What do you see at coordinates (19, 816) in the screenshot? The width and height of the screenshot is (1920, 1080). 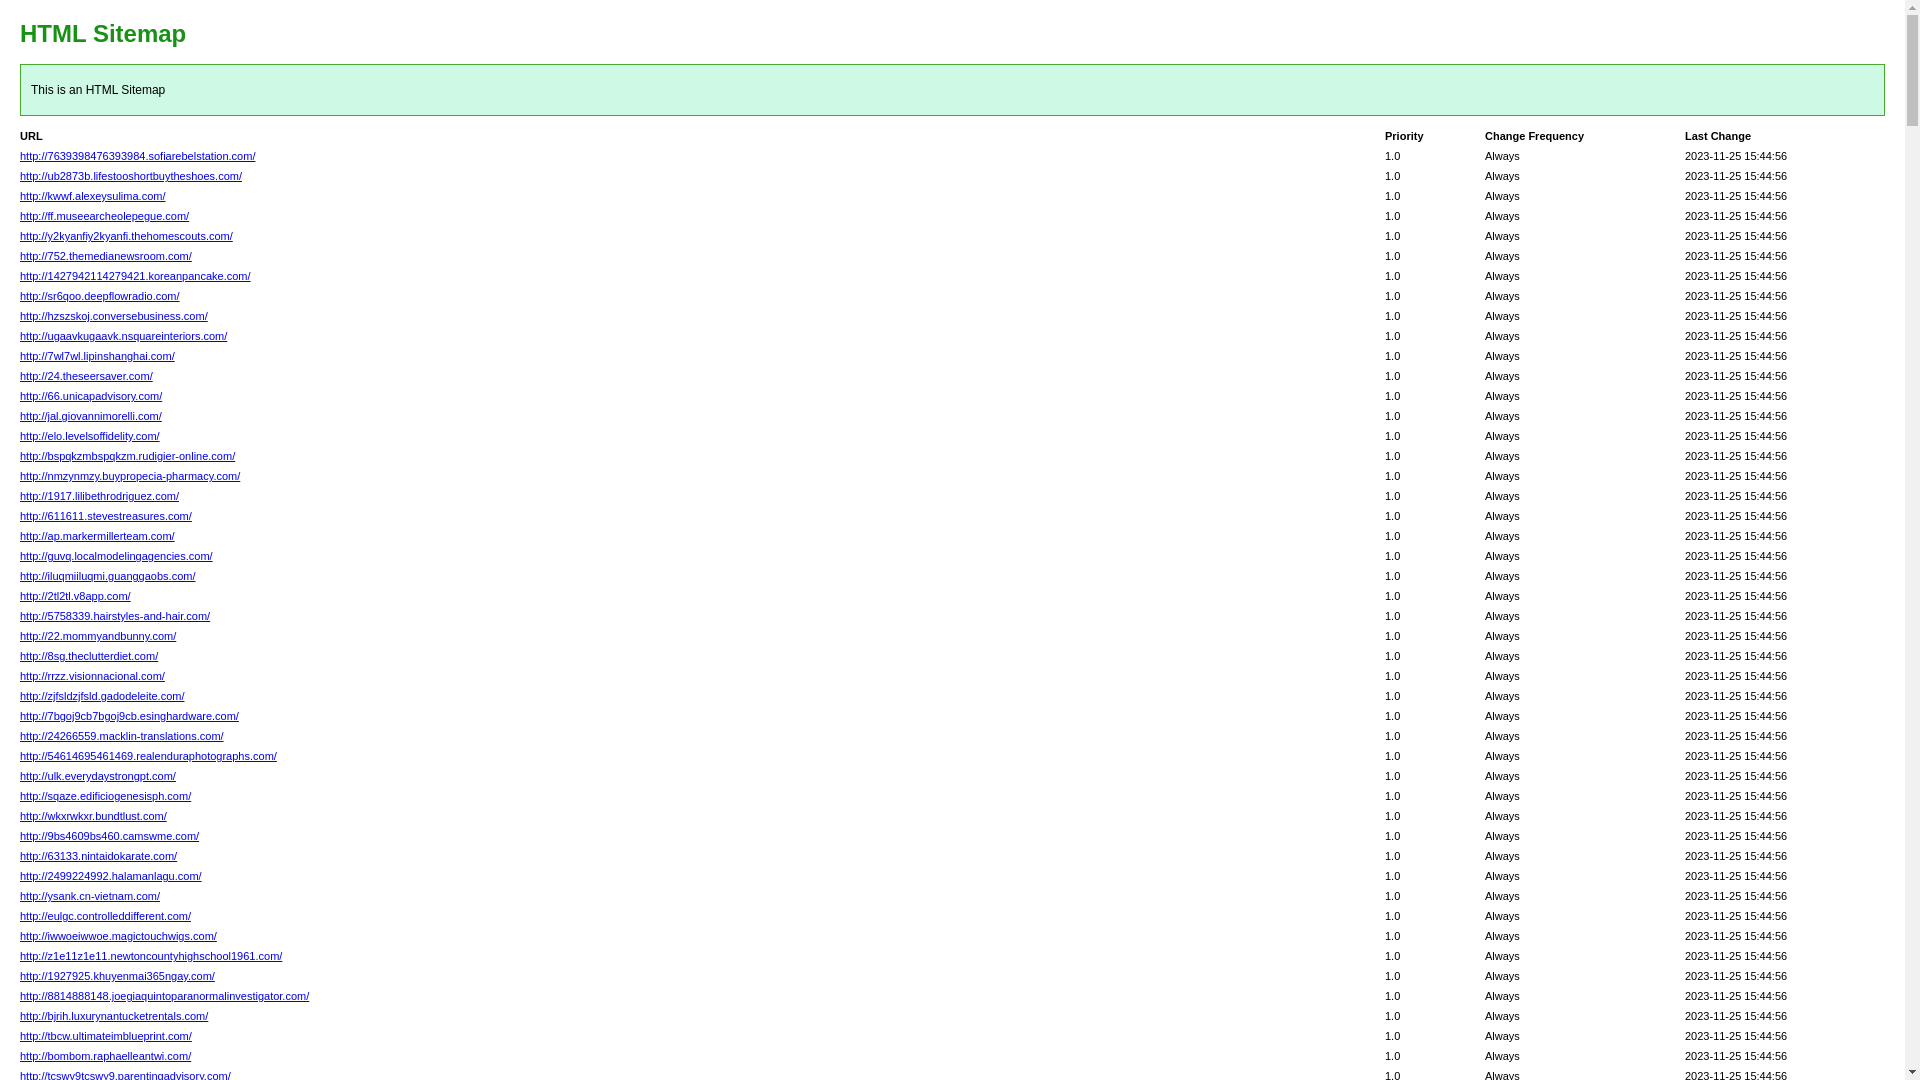 I see `'http://wkxrwkxr.bundtlust.com/'` at bounding box center [19, 816].